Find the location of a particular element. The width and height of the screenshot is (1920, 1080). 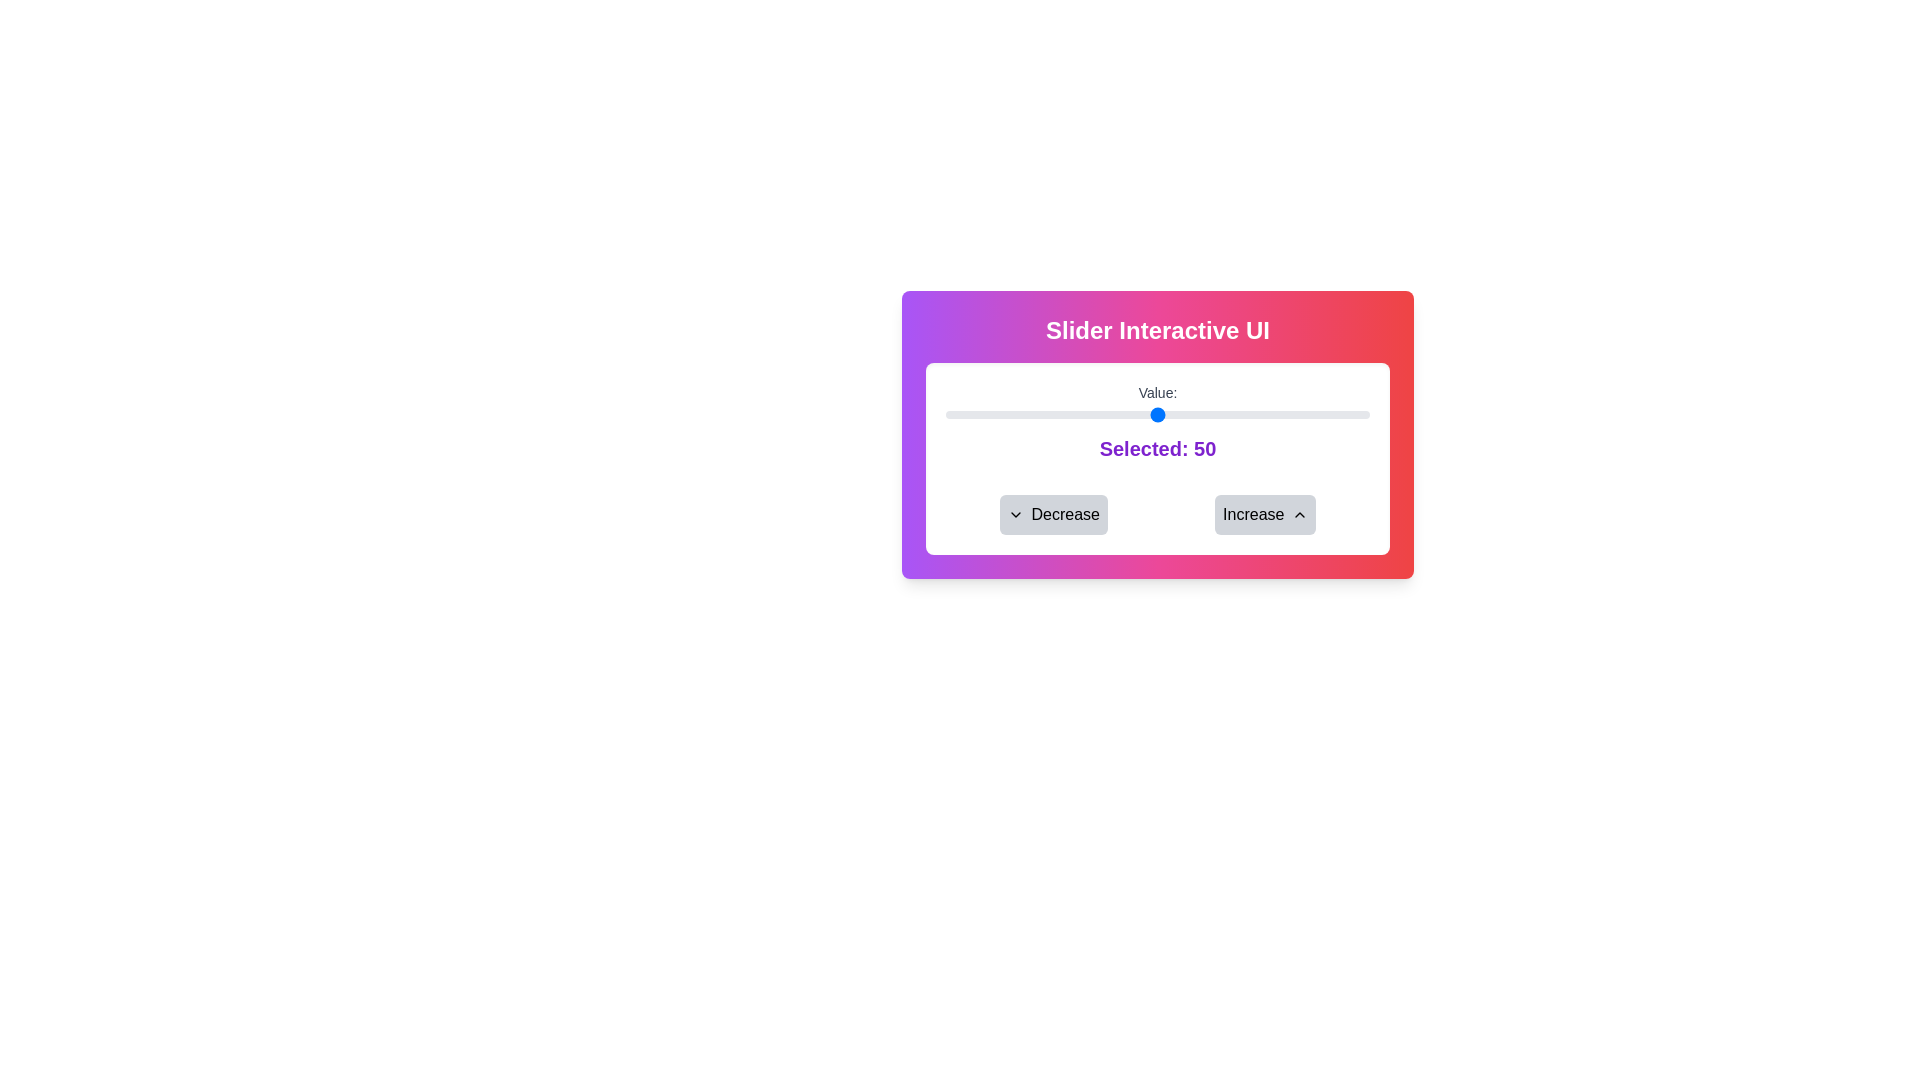

slider value is located at coordinates (1106, 414).